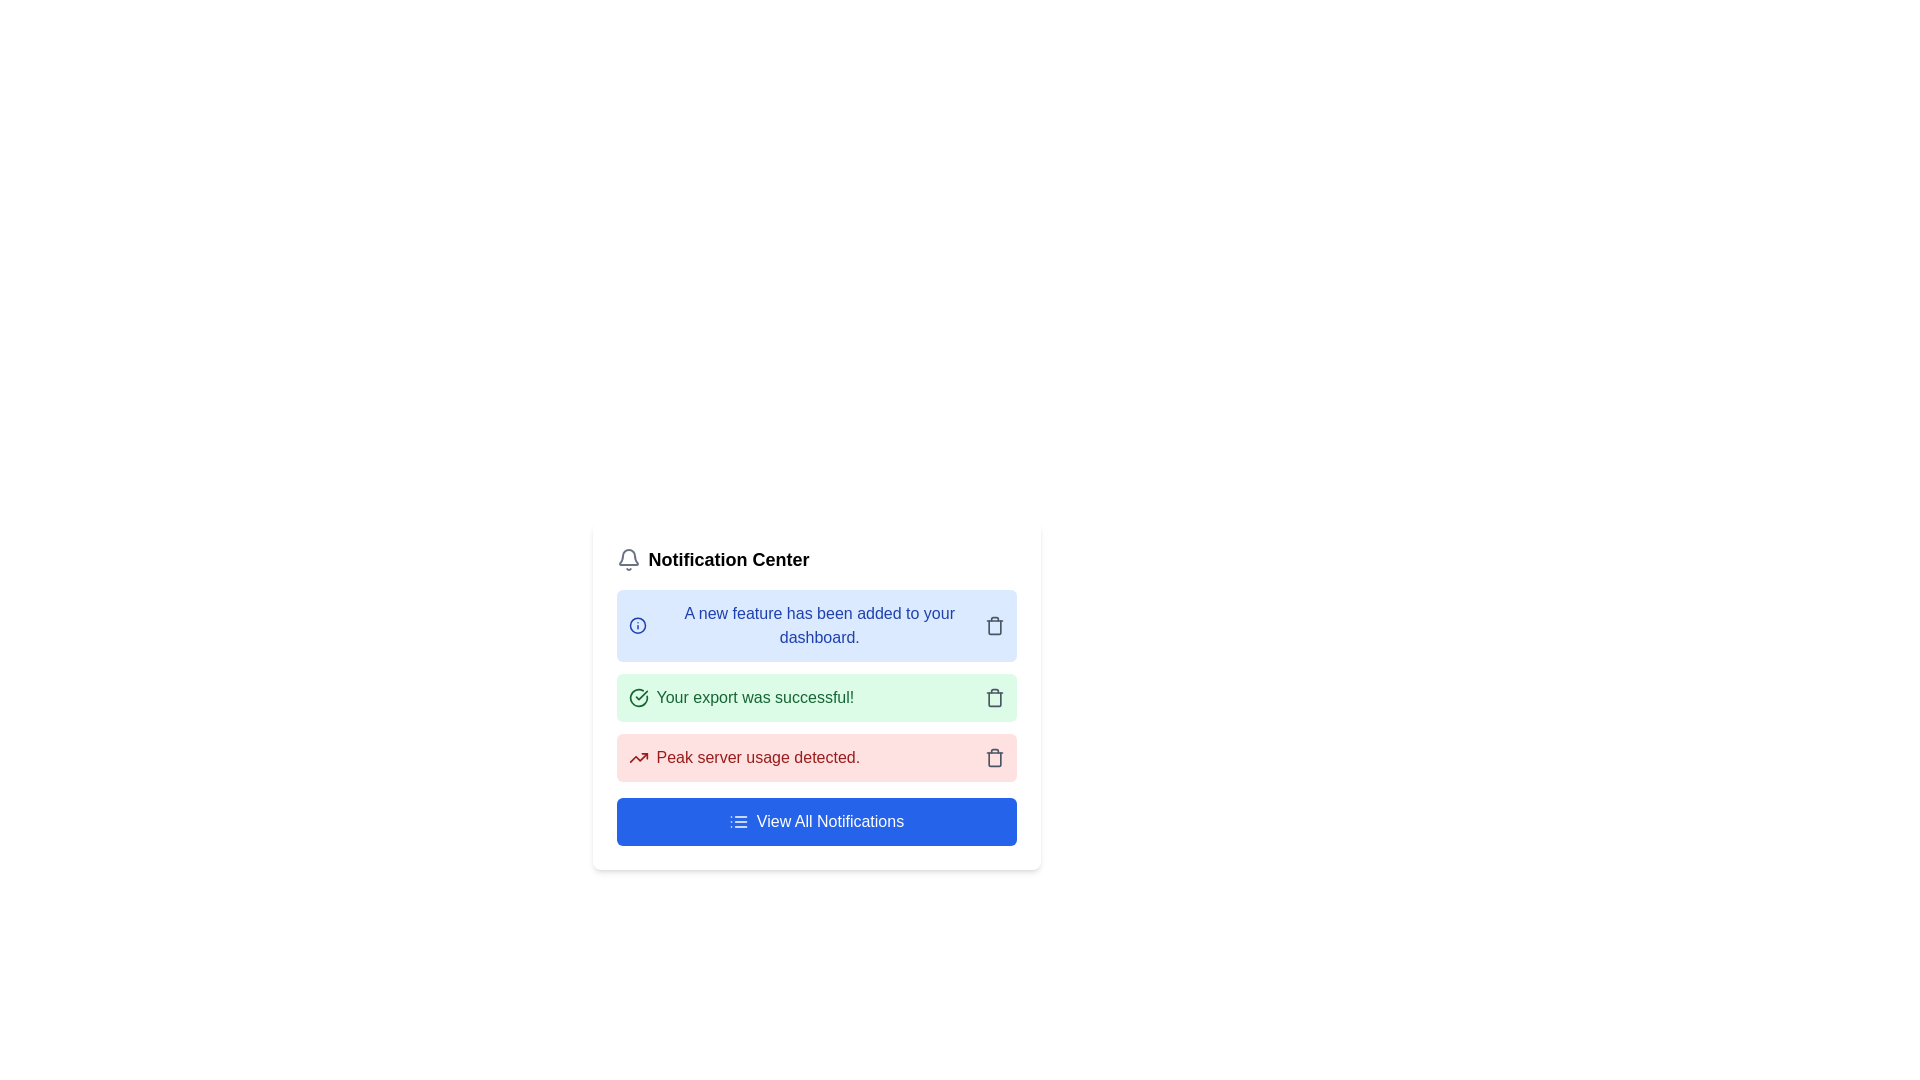 This screenshot has height=1080, width=1920. I want to click on the static text element labeled 'Notification Center', which is styled prominently with bold black text and is positioned to the right of a bell icon in the notification panel header, so click(728, 559).